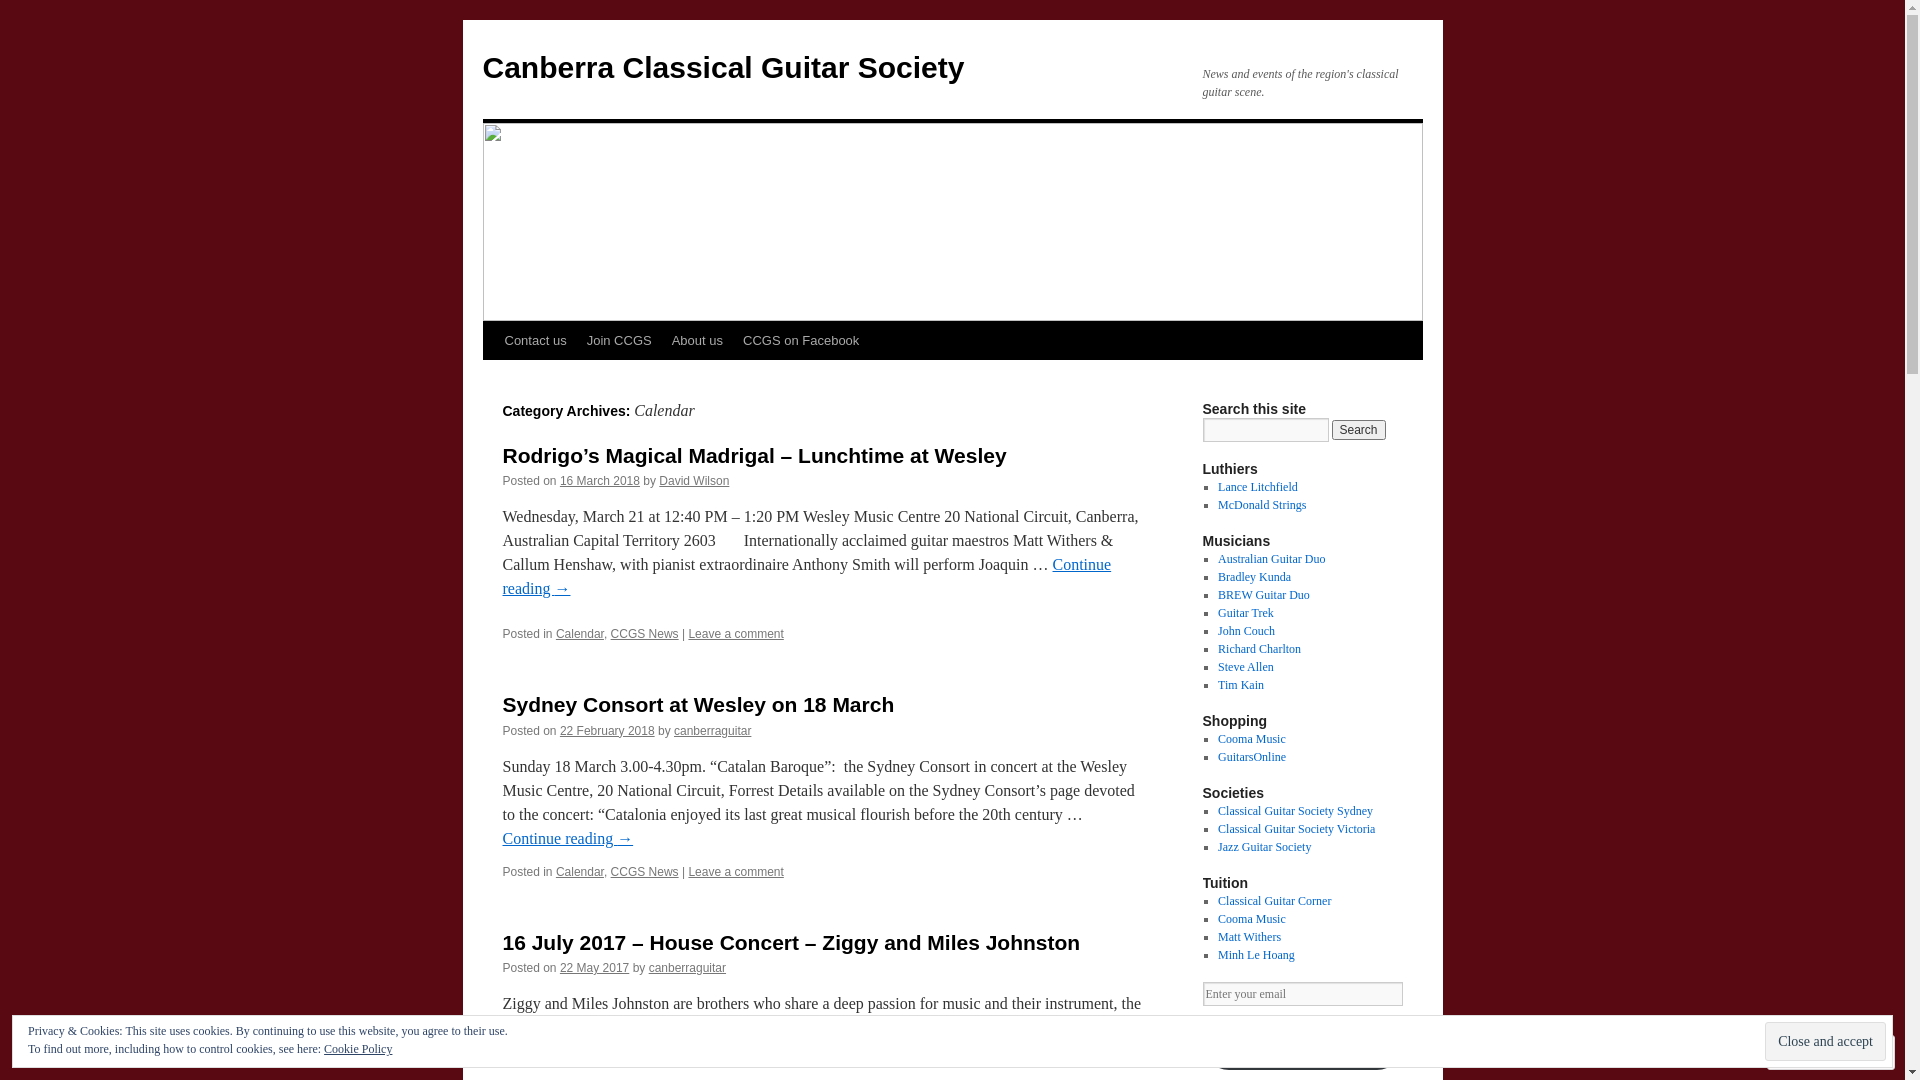 This screenshot has width=1920, height=1080. What do you see at coordinates (1301, 994) in the screenshot?
I see `'Enter your email'` at bounding box center [1301, 994].